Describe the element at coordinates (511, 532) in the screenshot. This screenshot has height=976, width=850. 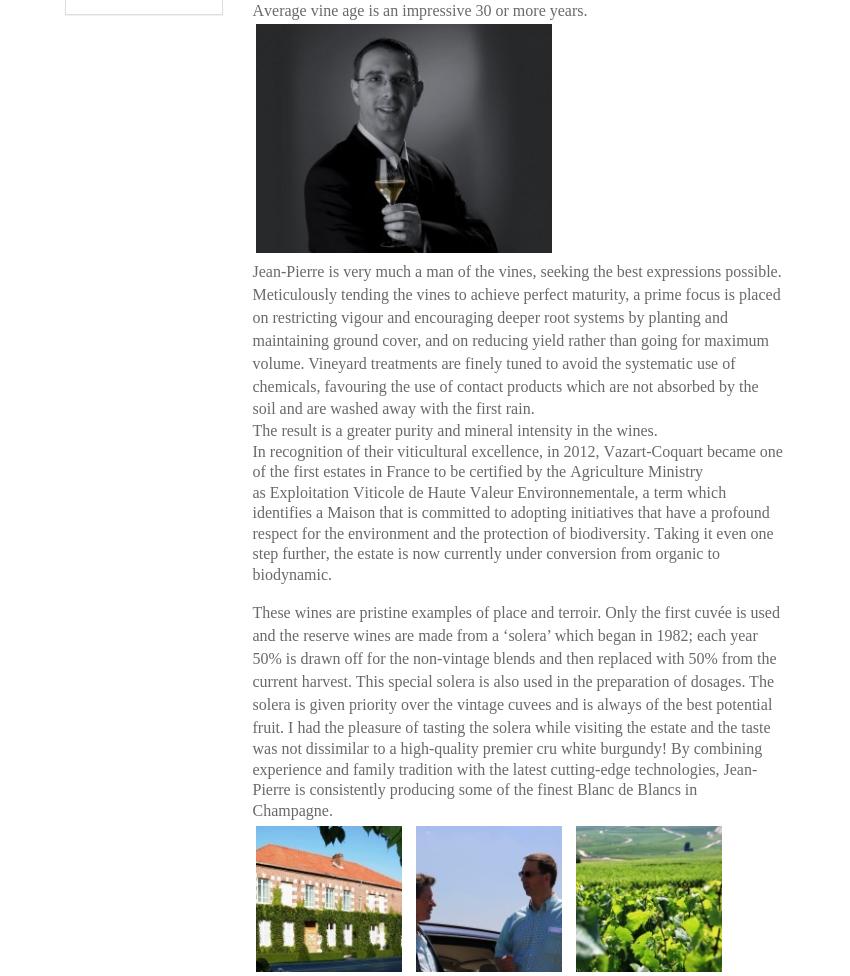
I see `', a term which identifies a Maison that is committed to adopting initiatives that have a profound respect for the environment and the protection of biodiversity. Taking it even one step further, the estate is now currently under conversion from organic to biodynamic.'` at that location.